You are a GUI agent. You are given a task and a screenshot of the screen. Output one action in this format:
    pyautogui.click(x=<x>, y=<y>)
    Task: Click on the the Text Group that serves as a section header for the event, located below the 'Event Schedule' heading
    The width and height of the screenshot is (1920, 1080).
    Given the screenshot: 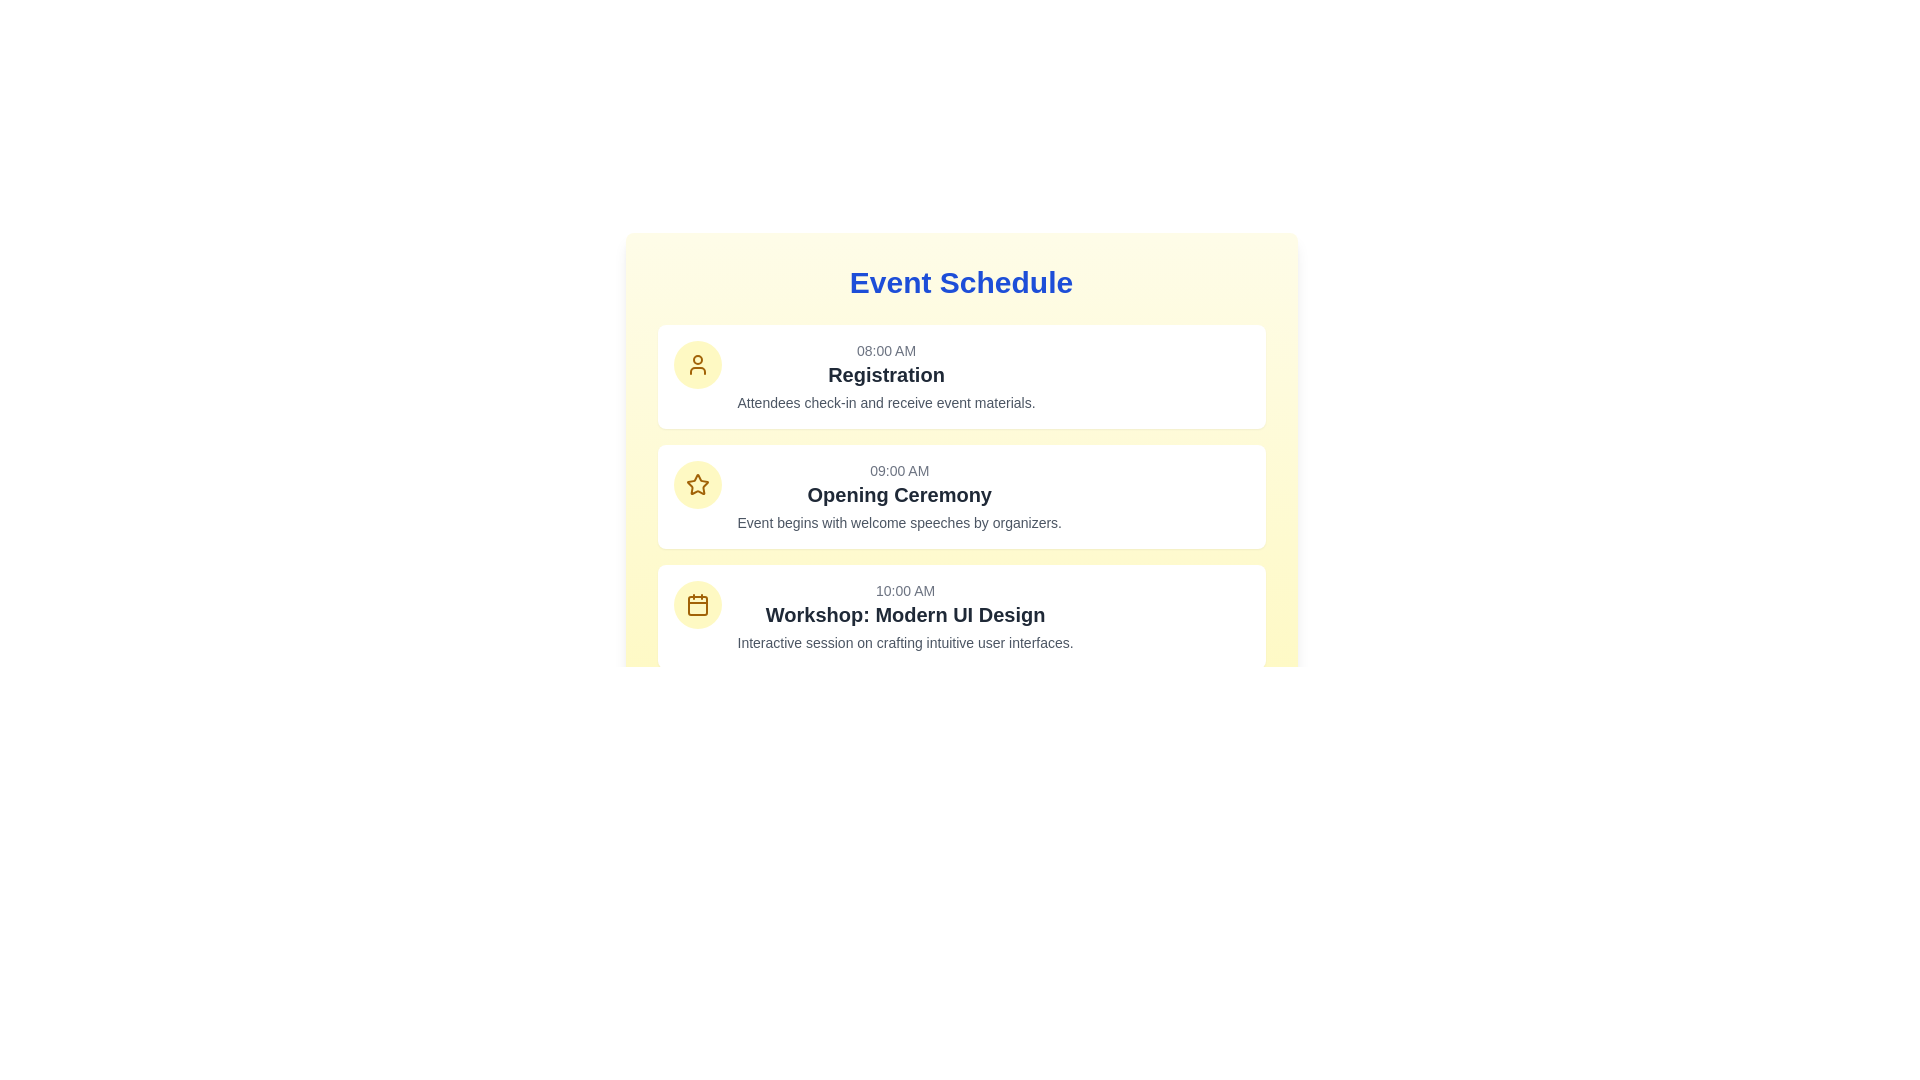 What is the action you would take?
    pyautogui.click(x=885, y=377)
    